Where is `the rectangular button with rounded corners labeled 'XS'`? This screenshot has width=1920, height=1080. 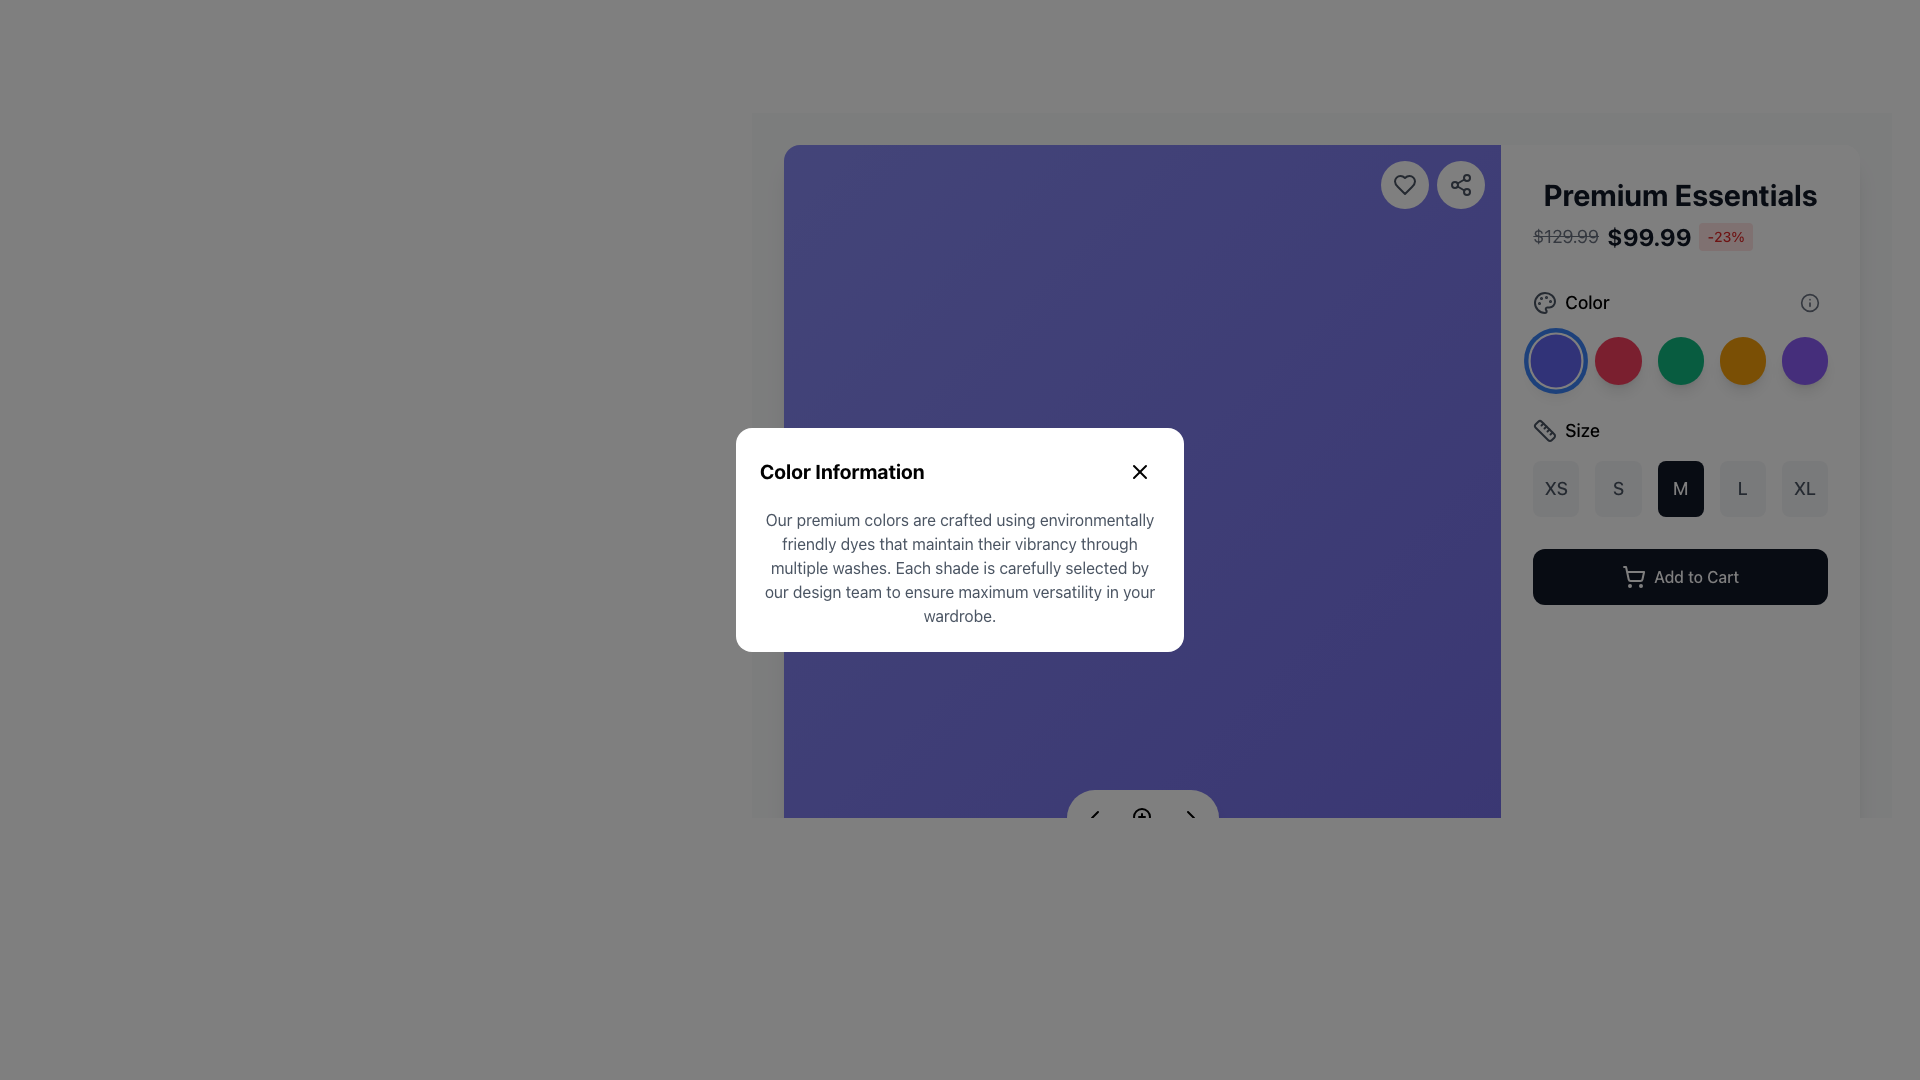
the rectangular button with rounded corners labeled 'XS' is located at coordinates (1554, 489).